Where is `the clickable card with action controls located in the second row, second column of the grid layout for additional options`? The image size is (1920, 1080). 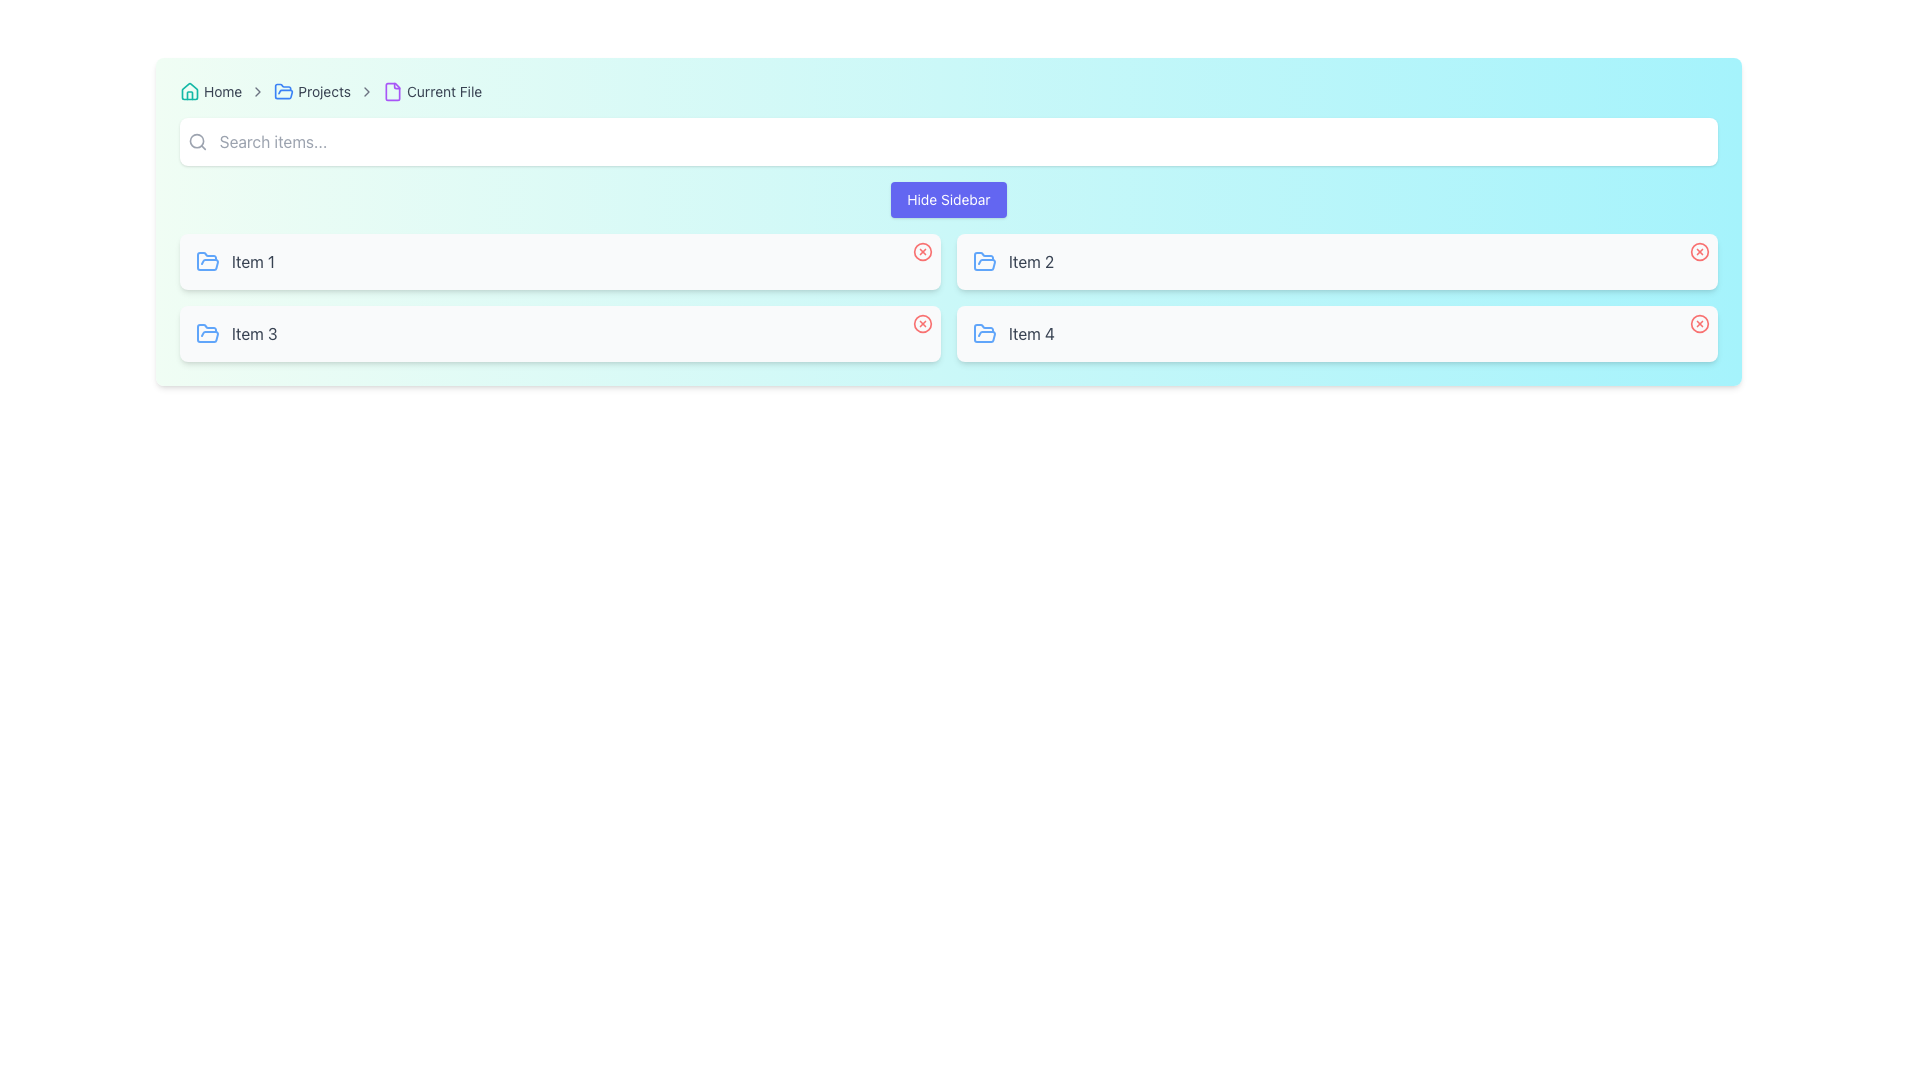
the clickable card with action controls located in the second row, second column of the grid layout for additional options is located at coordinates (1337, 333).